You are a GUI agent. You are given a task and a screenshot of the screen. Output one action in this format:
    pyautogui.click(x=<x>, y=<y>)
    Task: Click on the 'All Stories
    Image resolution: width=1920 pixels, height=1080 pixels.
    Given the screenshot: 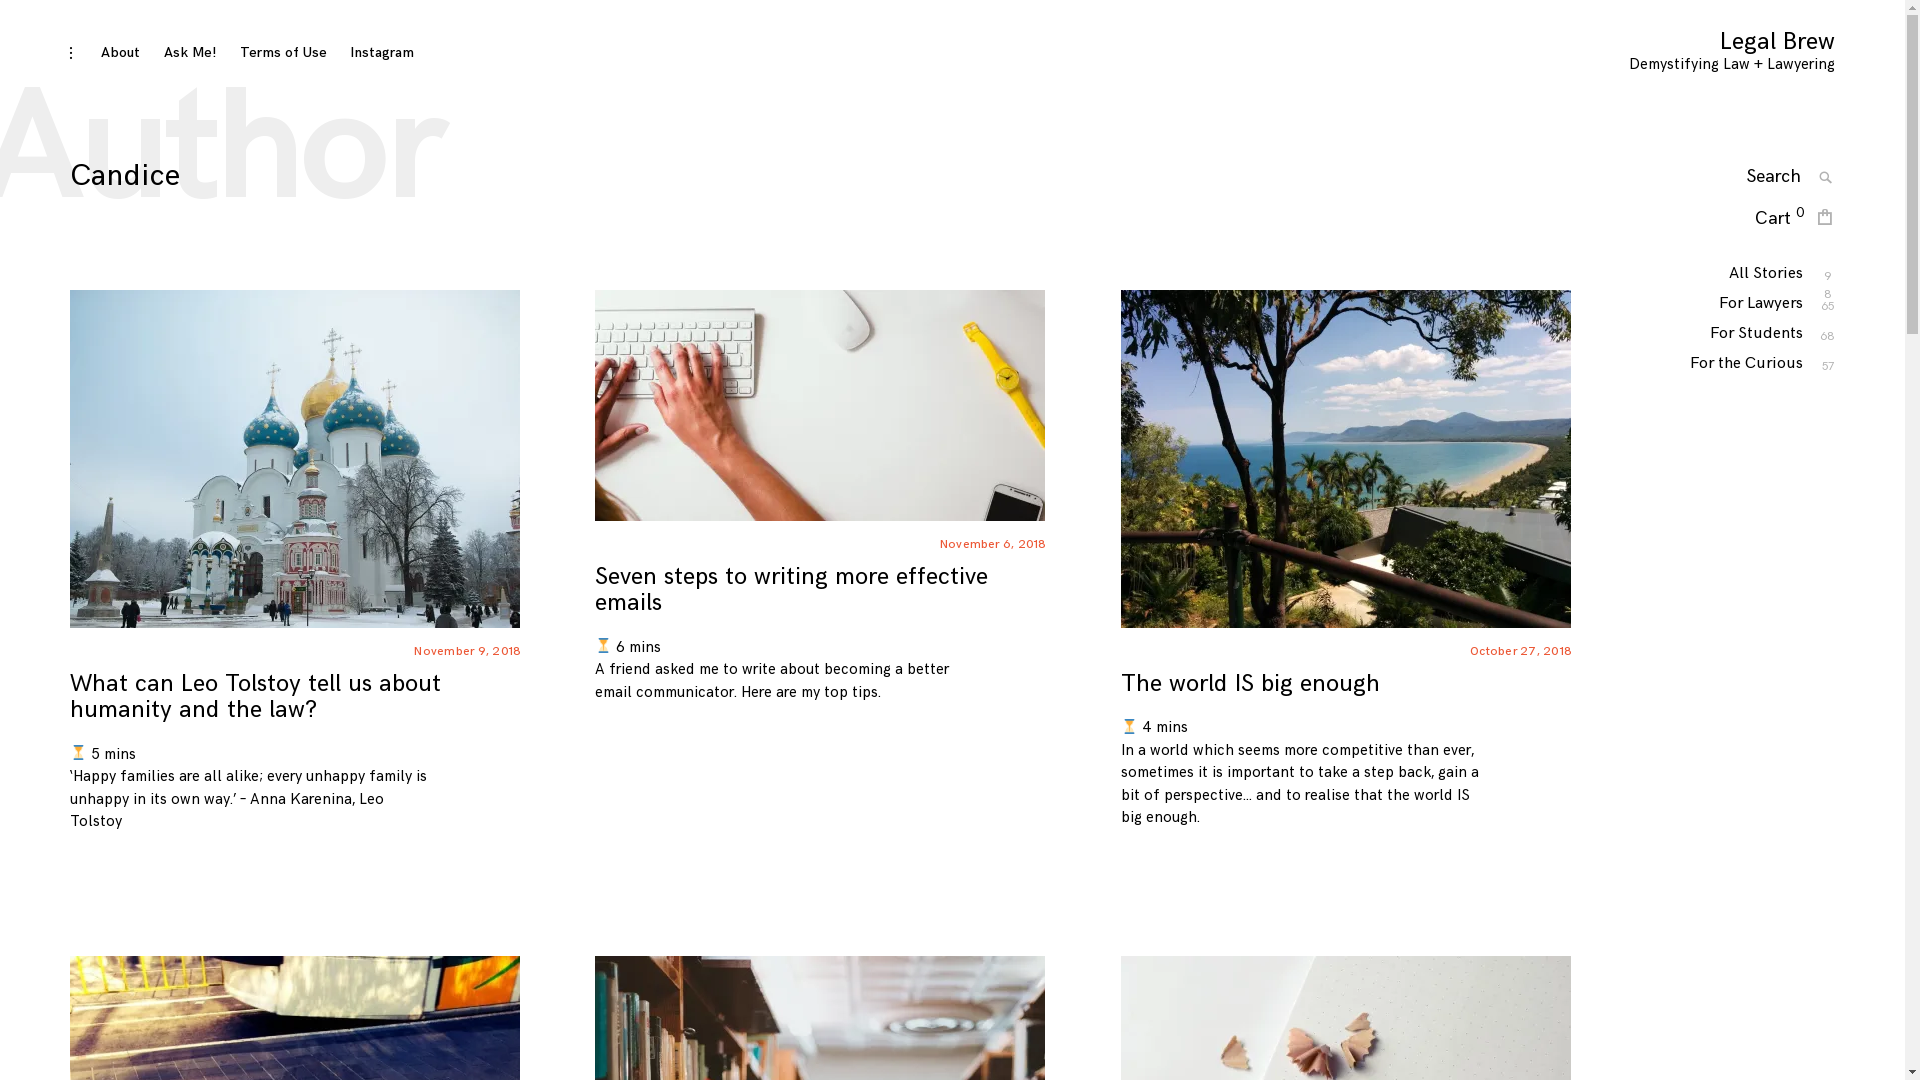 What is the action you would take?
    pyautogui.click(x=1766, y=273)
    